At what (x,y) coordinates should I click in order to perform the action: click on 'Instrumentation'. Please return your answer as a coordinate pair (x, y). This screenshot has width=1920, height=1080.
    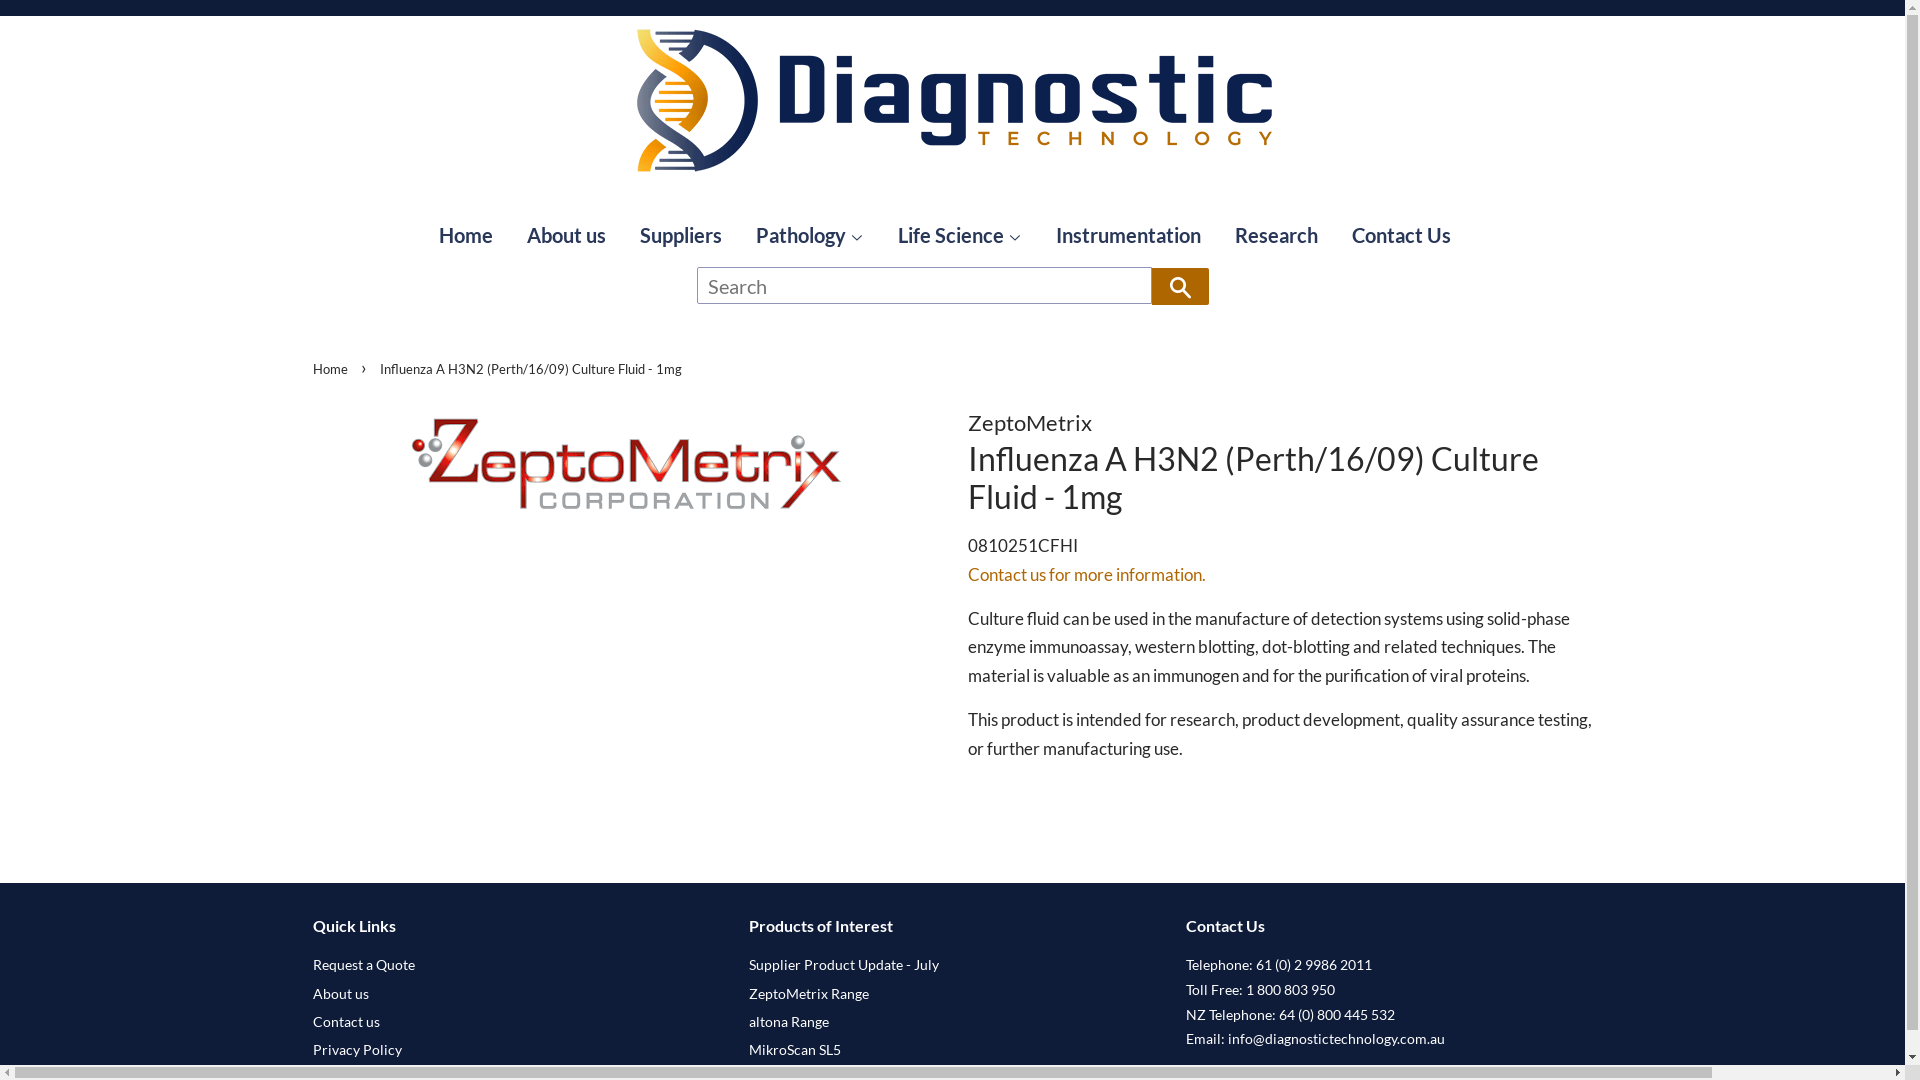
    Looking at the image, I should click on (1040, 234).